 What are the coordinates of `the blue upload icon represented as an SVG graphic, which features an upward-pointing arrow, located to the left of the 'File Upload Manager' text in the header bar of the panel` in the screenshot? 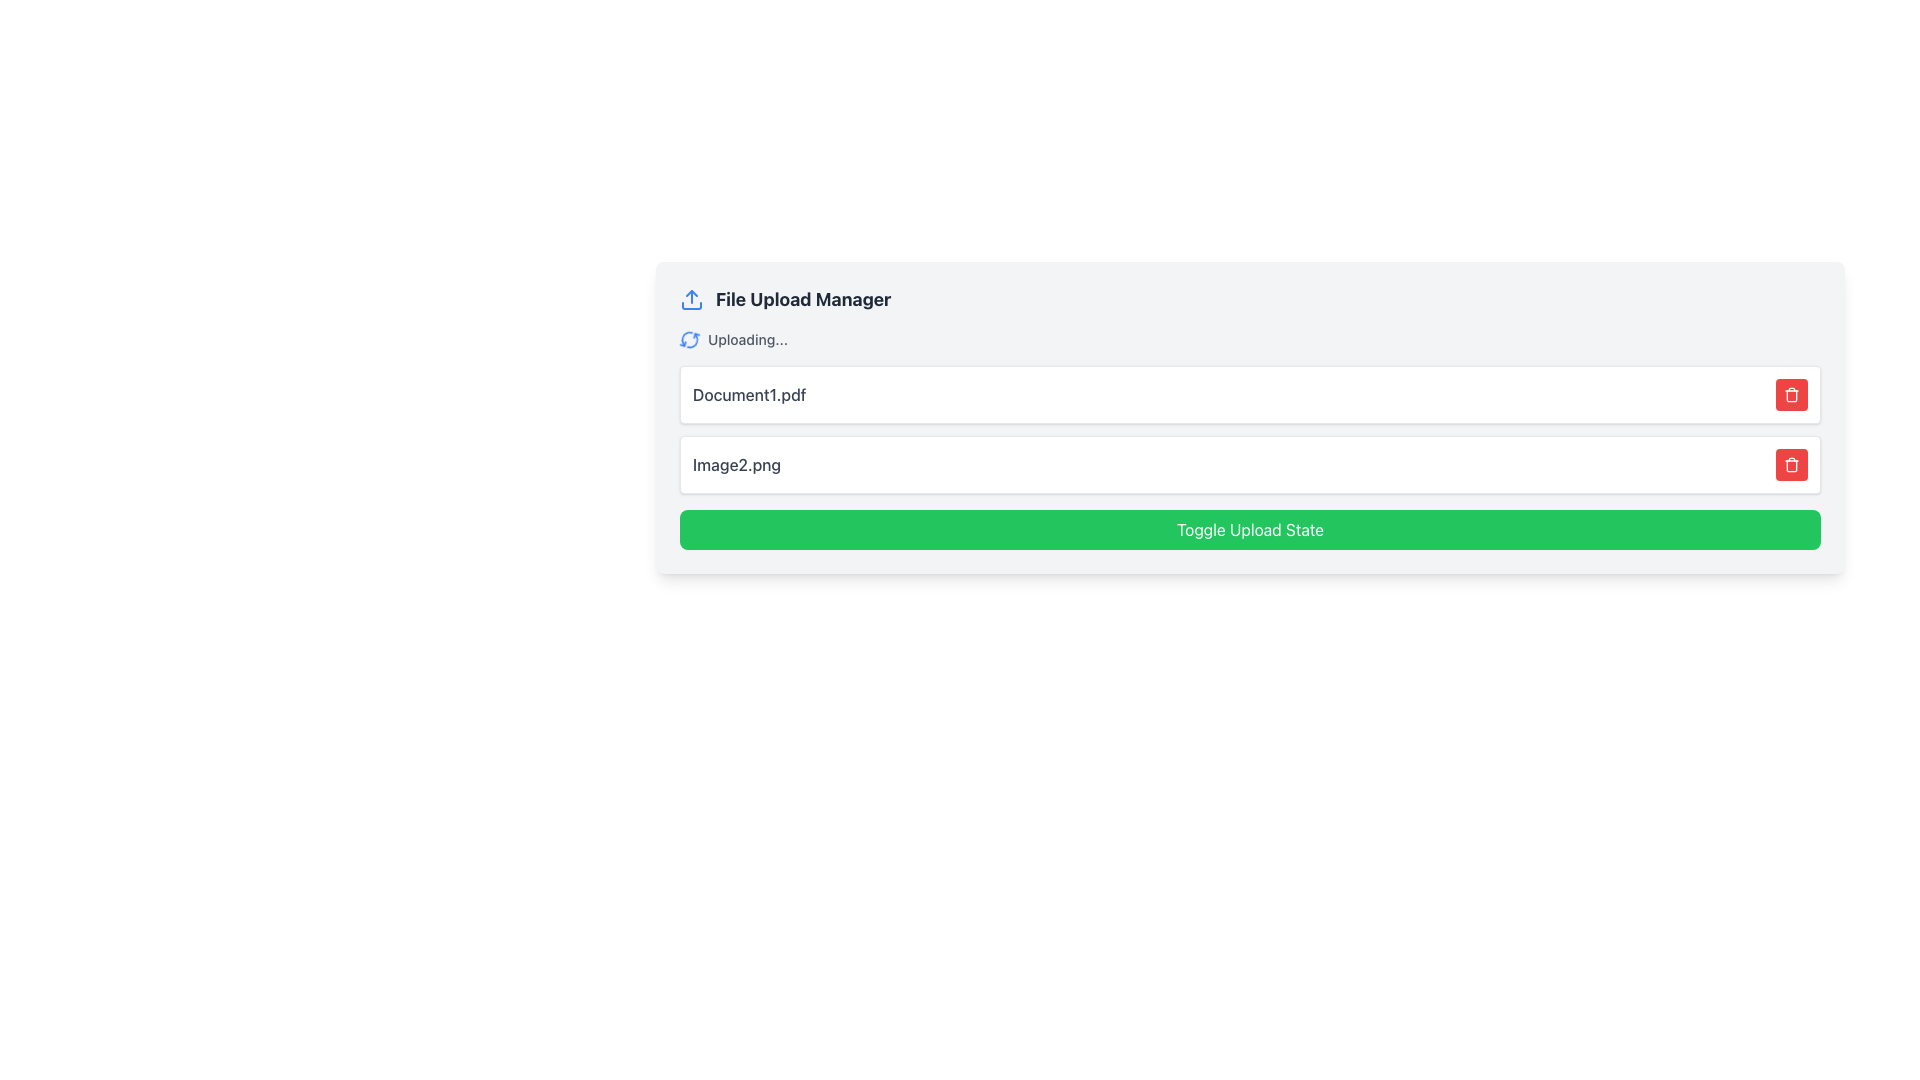 It's located at (691, 300).